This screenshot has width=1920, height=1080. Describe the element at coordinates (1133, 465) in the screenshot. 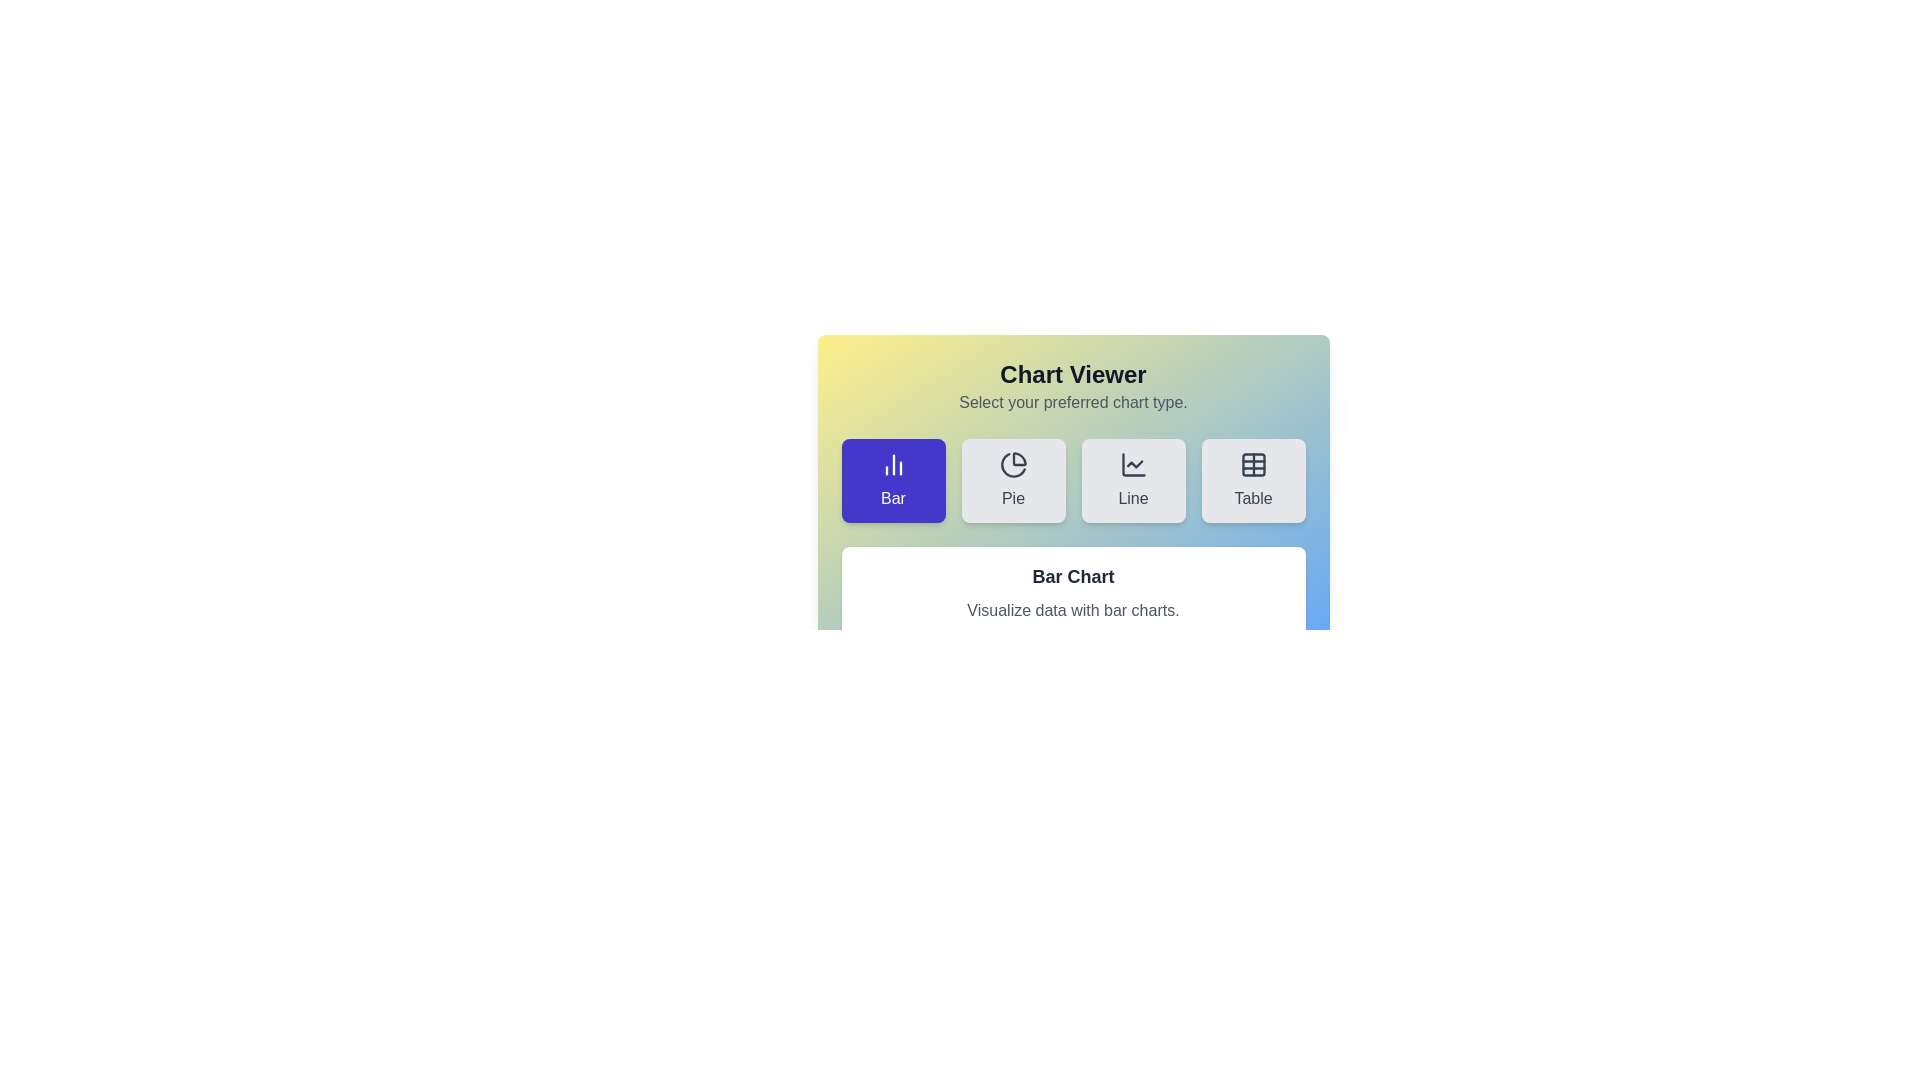

I see `the graphical decoration representing the 'Line' chart type option within the SVG icon, located in the bottom half of the button labeled 'Line'` at that location.